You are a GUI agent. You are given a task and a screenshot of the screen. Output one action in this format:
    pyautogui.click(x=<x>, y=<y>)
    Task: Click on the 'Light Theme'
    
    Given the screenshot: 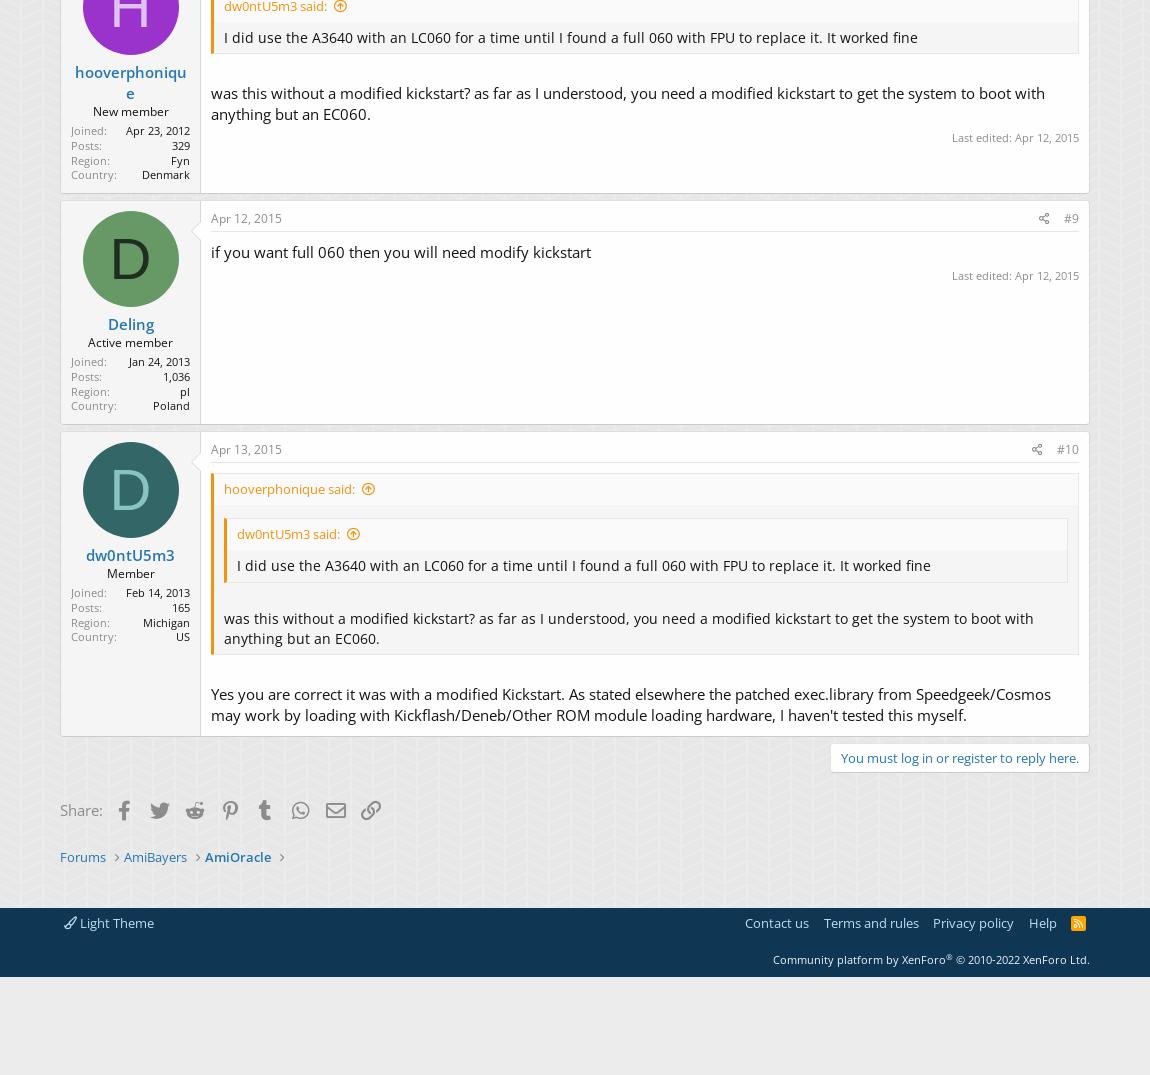 What is the action you would take?
    pyautogui.click(x=114, y=921)
    